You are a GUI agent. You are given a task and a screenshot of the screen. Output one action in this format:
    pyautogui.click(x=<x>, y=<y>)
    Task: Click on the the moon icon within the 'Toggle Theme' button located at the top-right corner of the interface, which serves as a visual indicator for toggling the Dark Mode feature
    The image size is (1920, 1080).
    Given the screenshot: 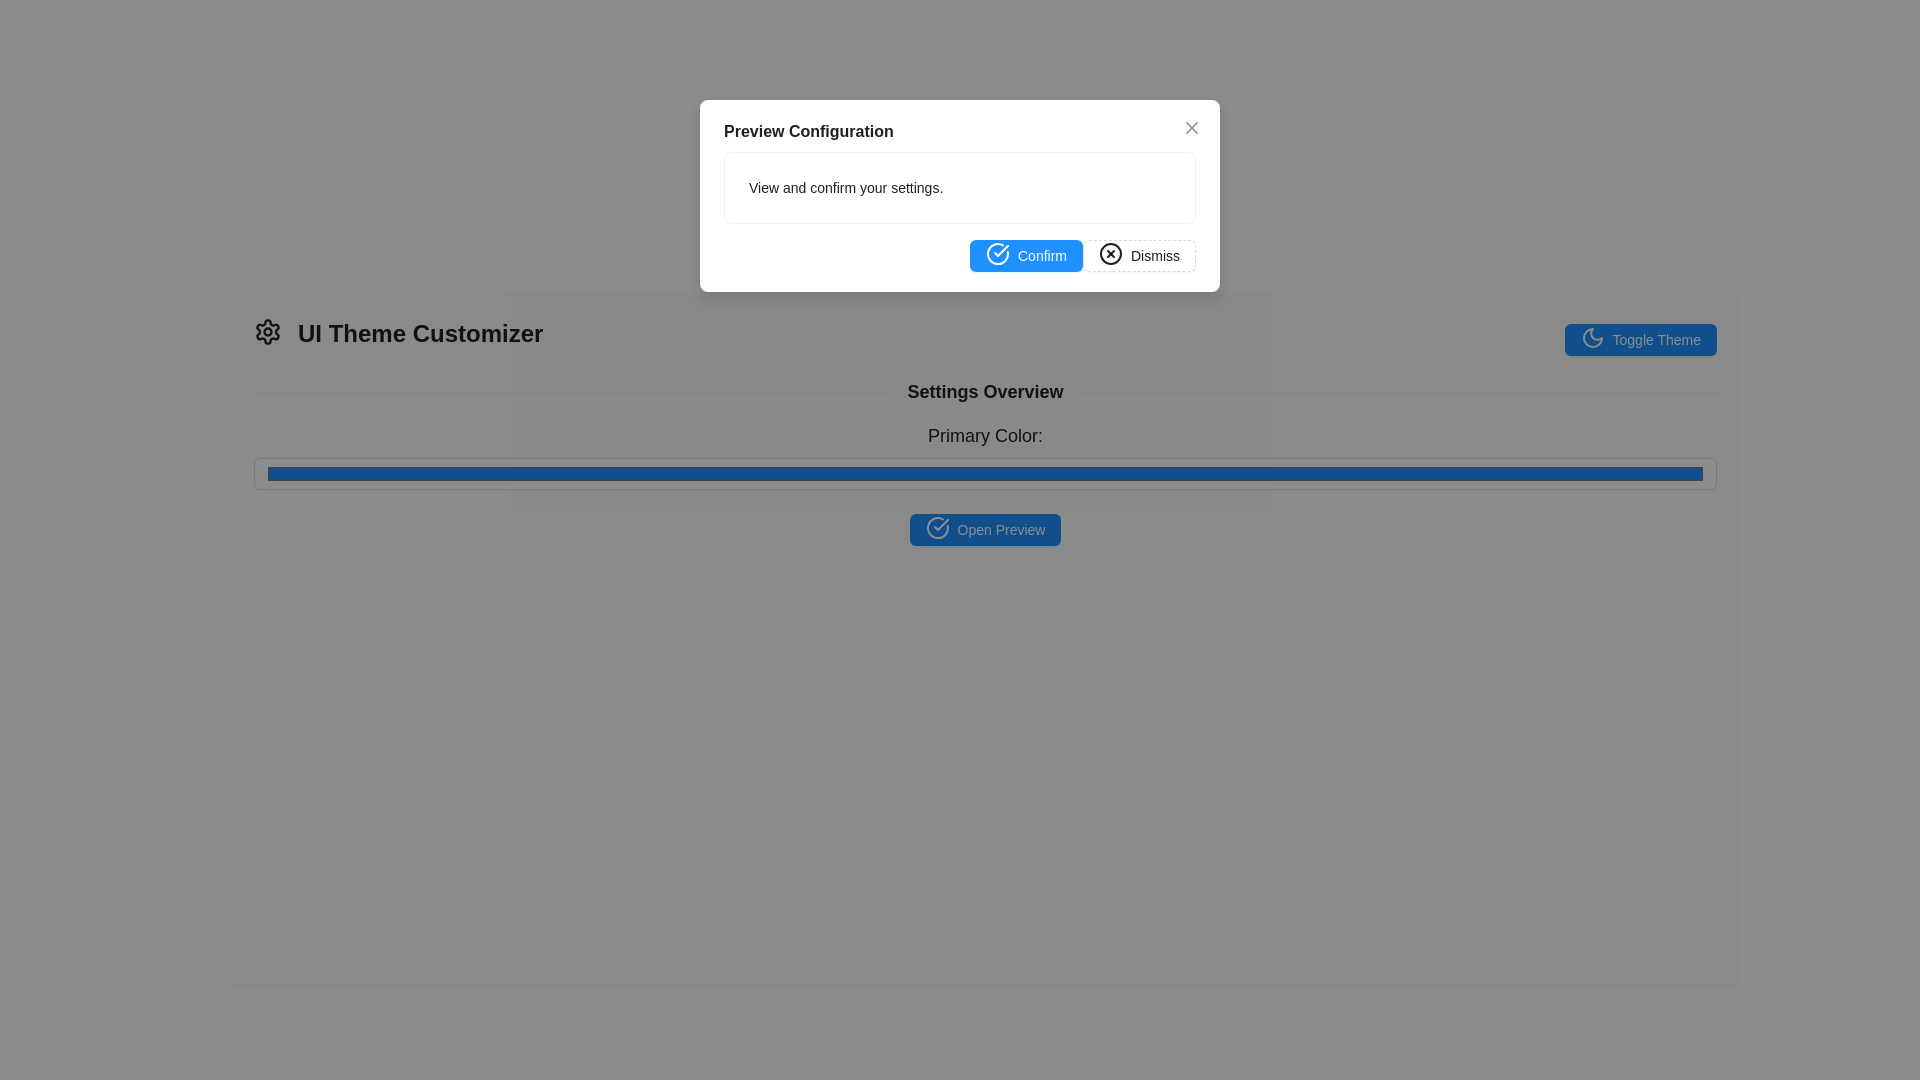 What is the action you would take?
    pyautogui.click(x=1591, y=336)
    